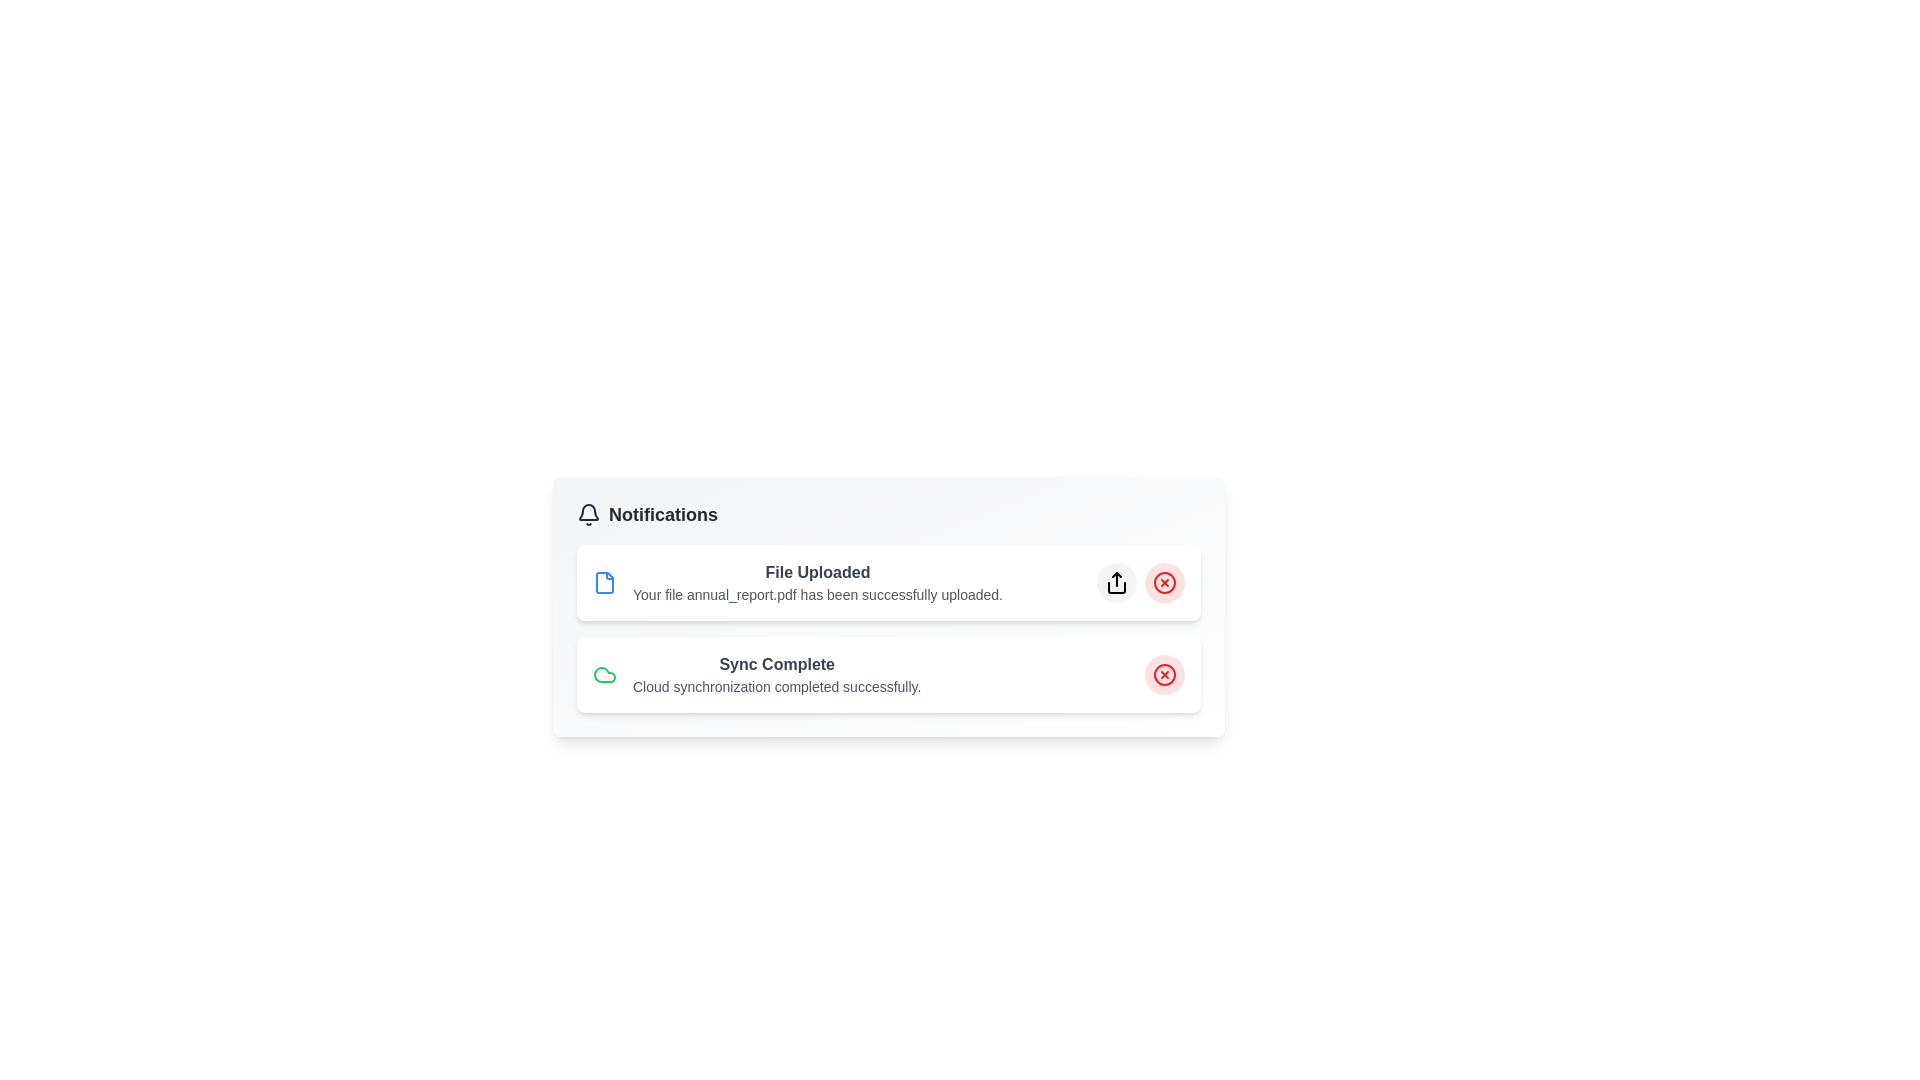 This screenshot has height=1080, width=1920. Describe the element at coordinates (1165, 582) in the screenshot. I see `the button located in the top-right corner of the first notification row, adjacent to the text 'File Uploaded'` at that location.